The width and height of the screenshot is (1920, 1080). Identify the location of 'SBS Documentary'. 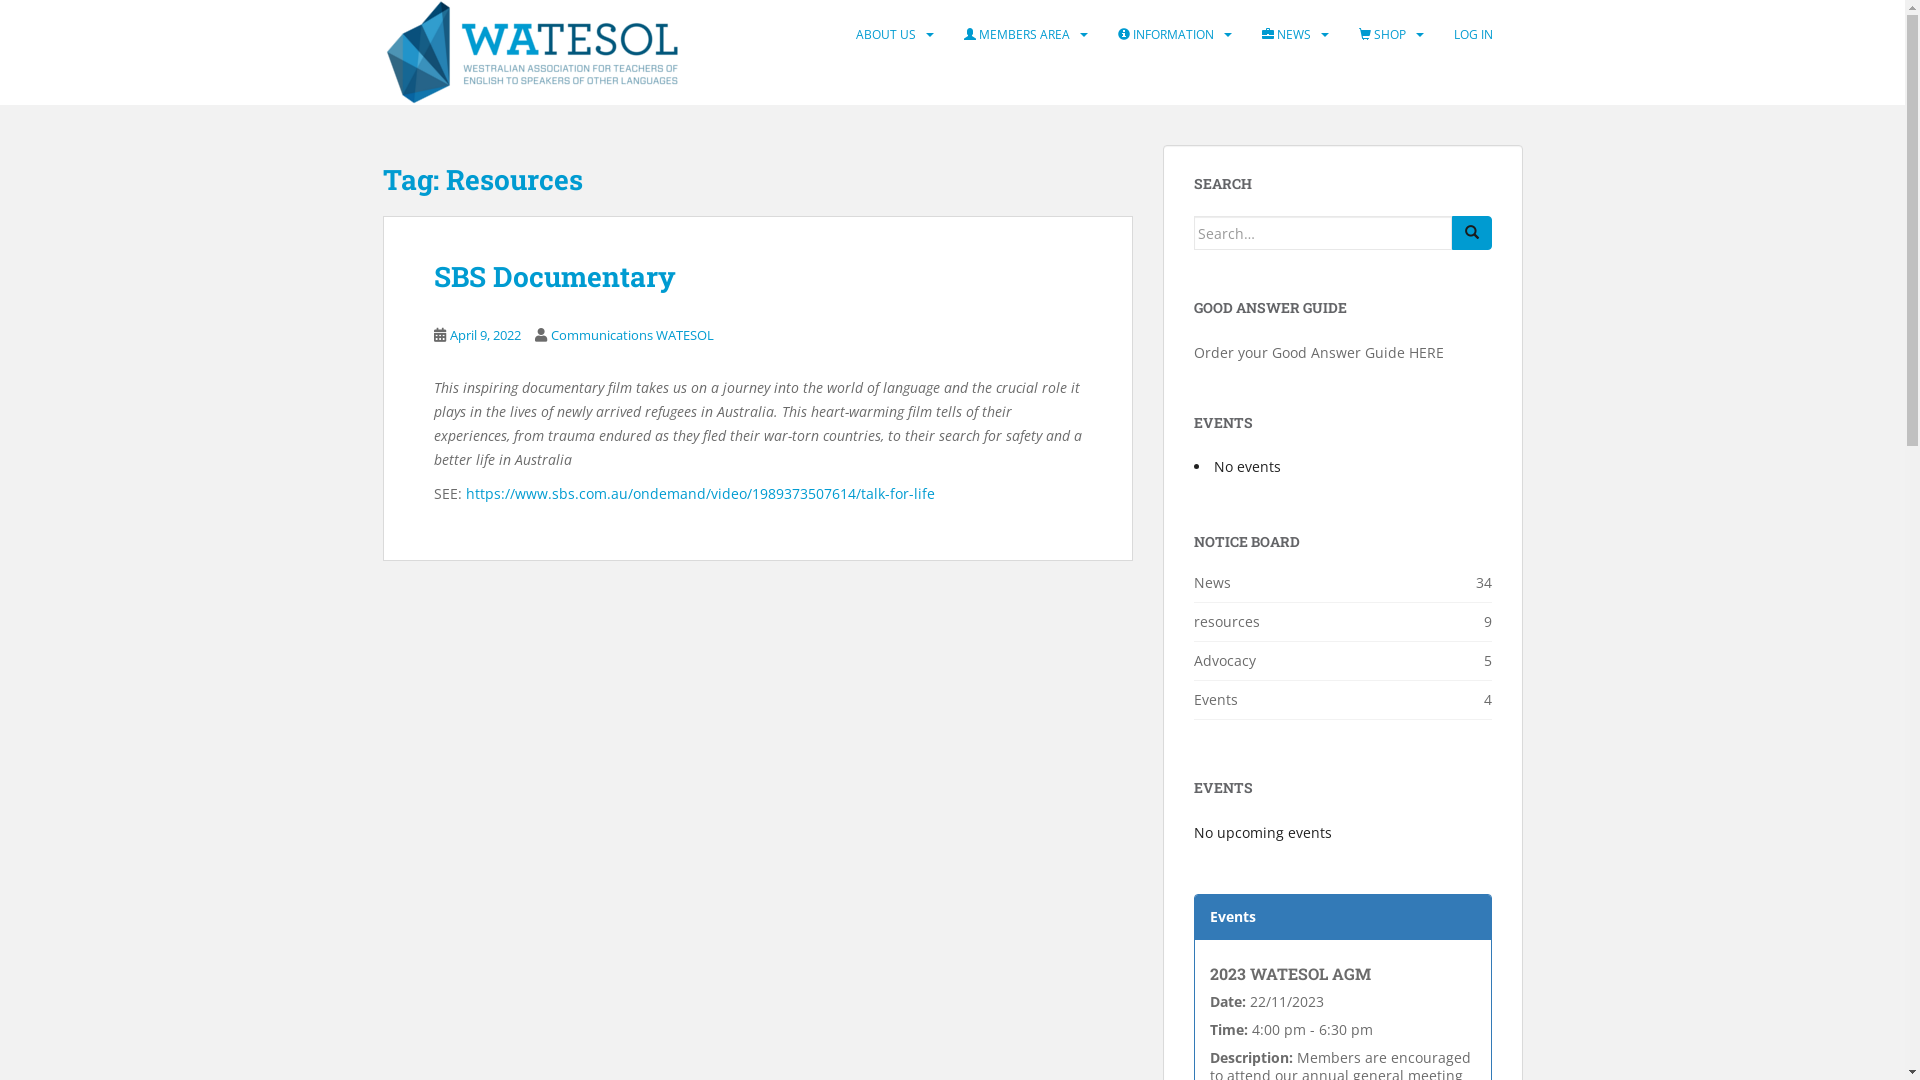
(555, 276).